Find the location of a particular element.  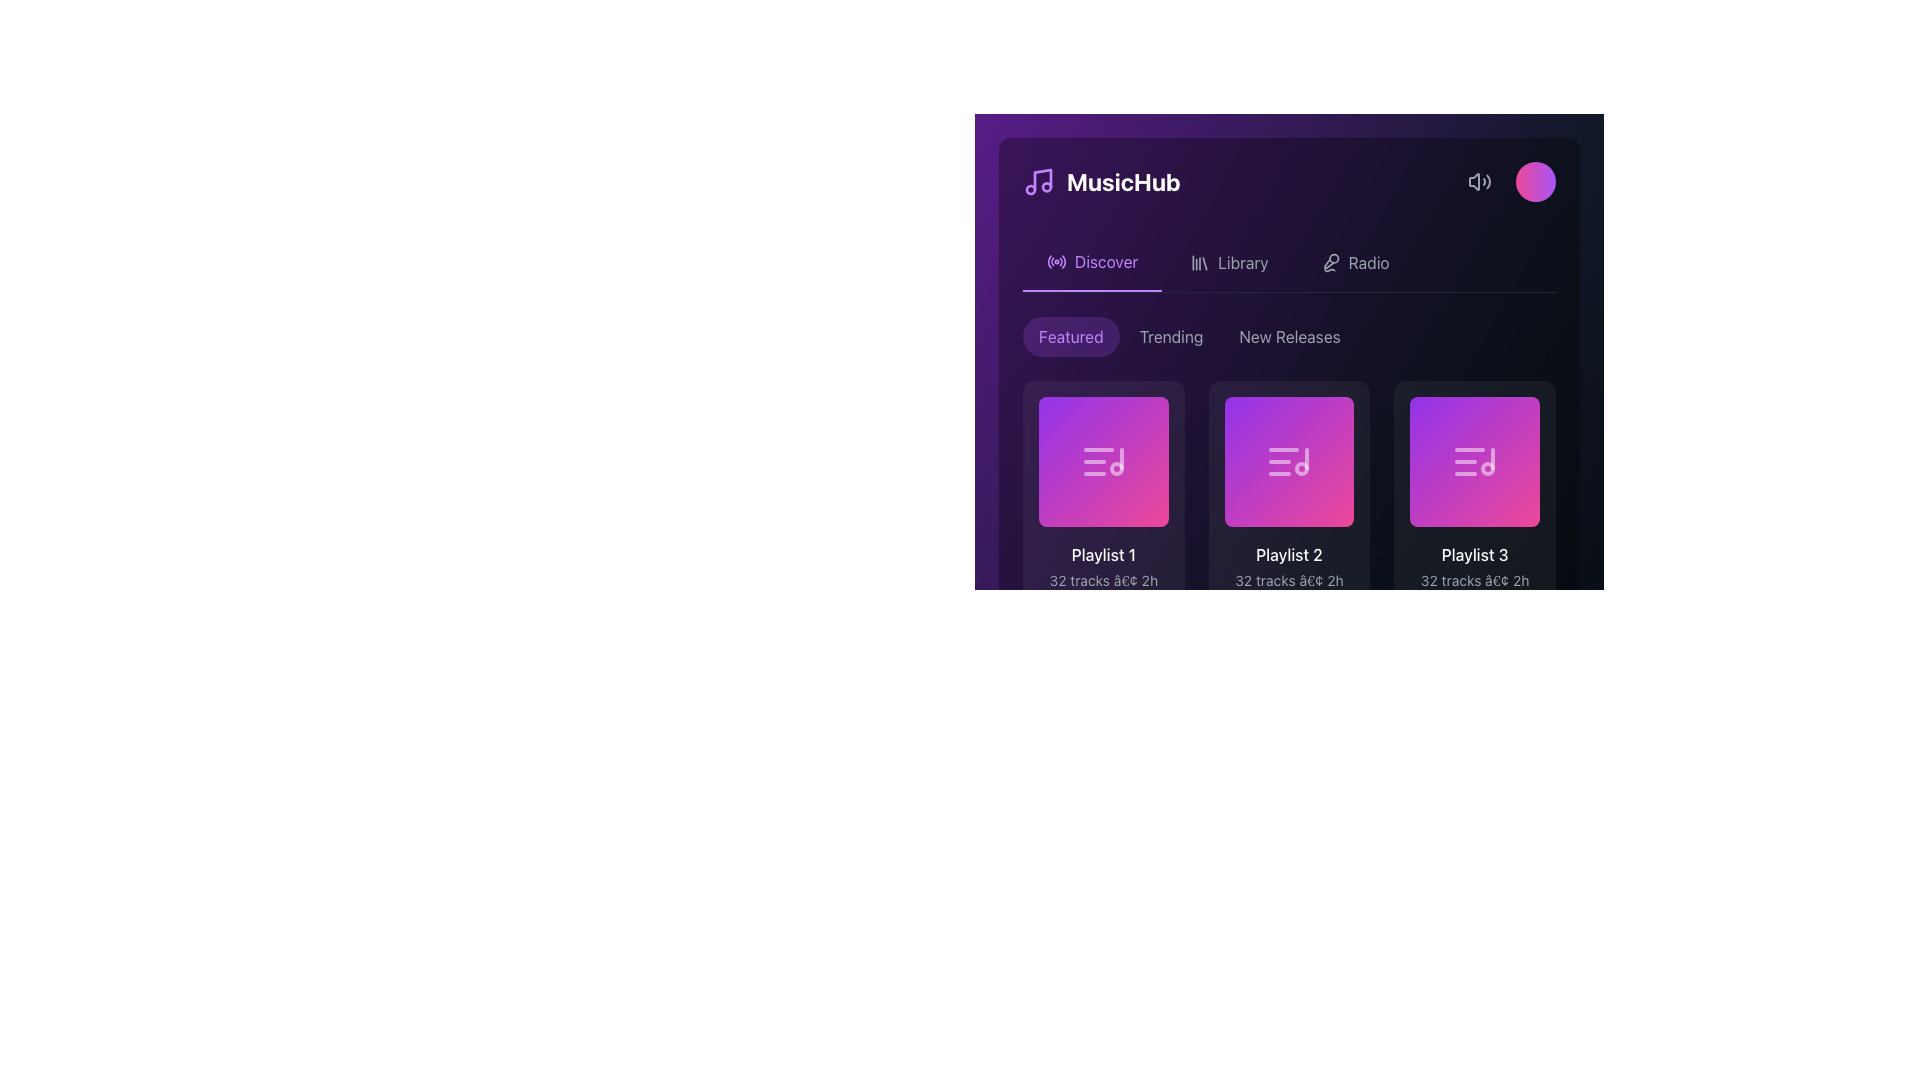

the musical note icon with horizontal lines, which is located at the center of the first playlist card under the 'Featured' section is located at coordinates (1102, 461).